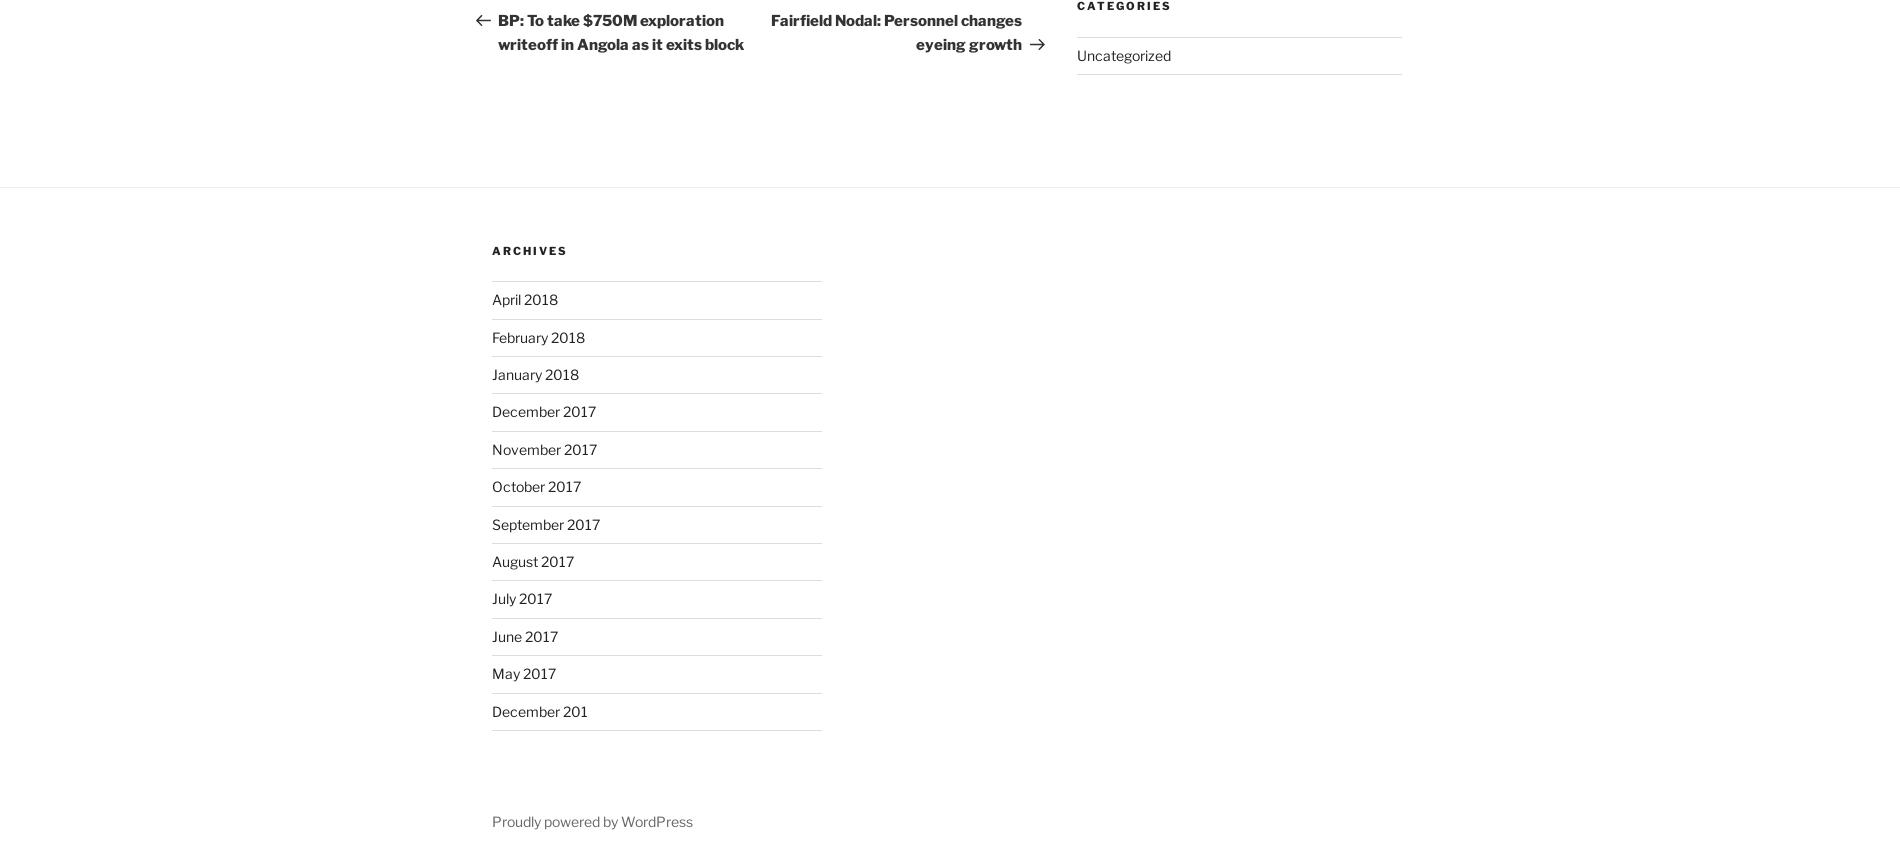  What do you see at coordinates (524, 299) in the screenshot?
I see `'April 2018'` at bounding box center [524, 299].